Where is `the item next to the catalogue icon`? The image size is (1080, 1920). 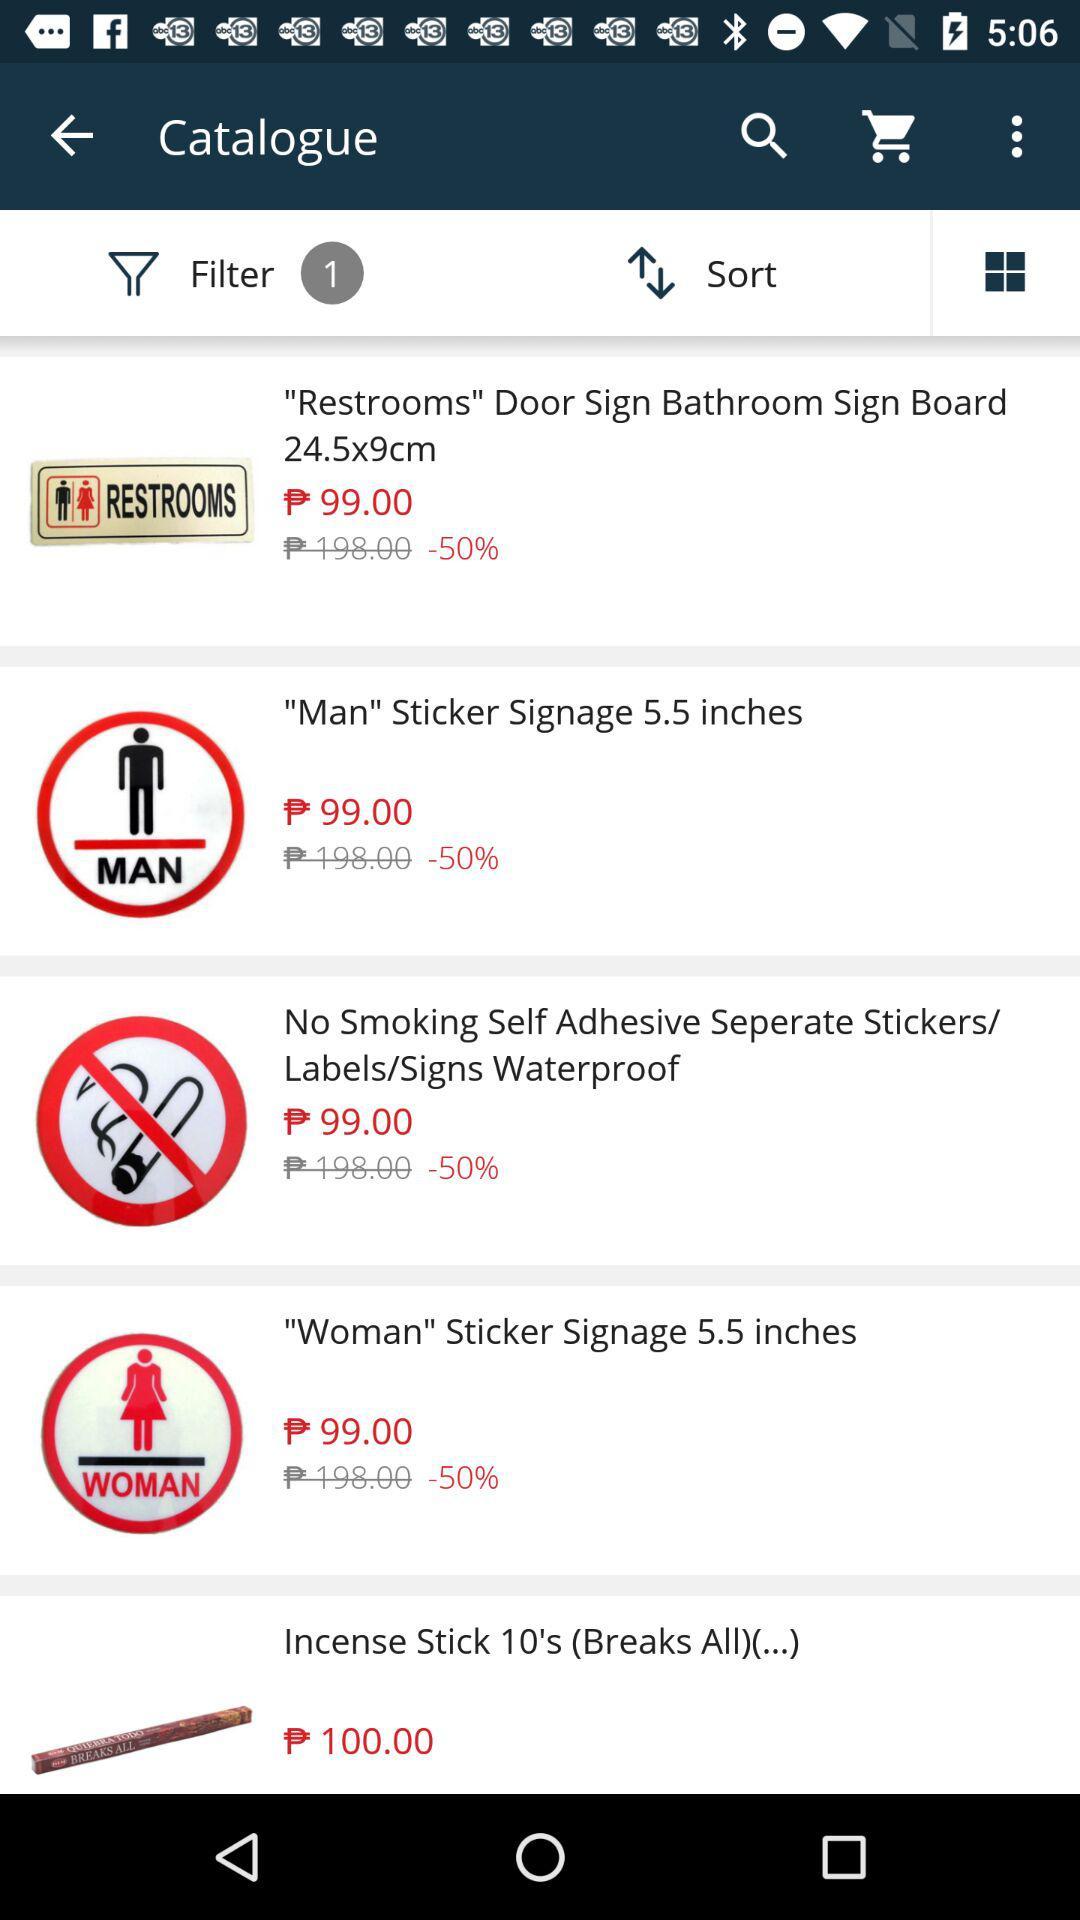
the item next to the catalogue icon is located at coordinates (72, 135).